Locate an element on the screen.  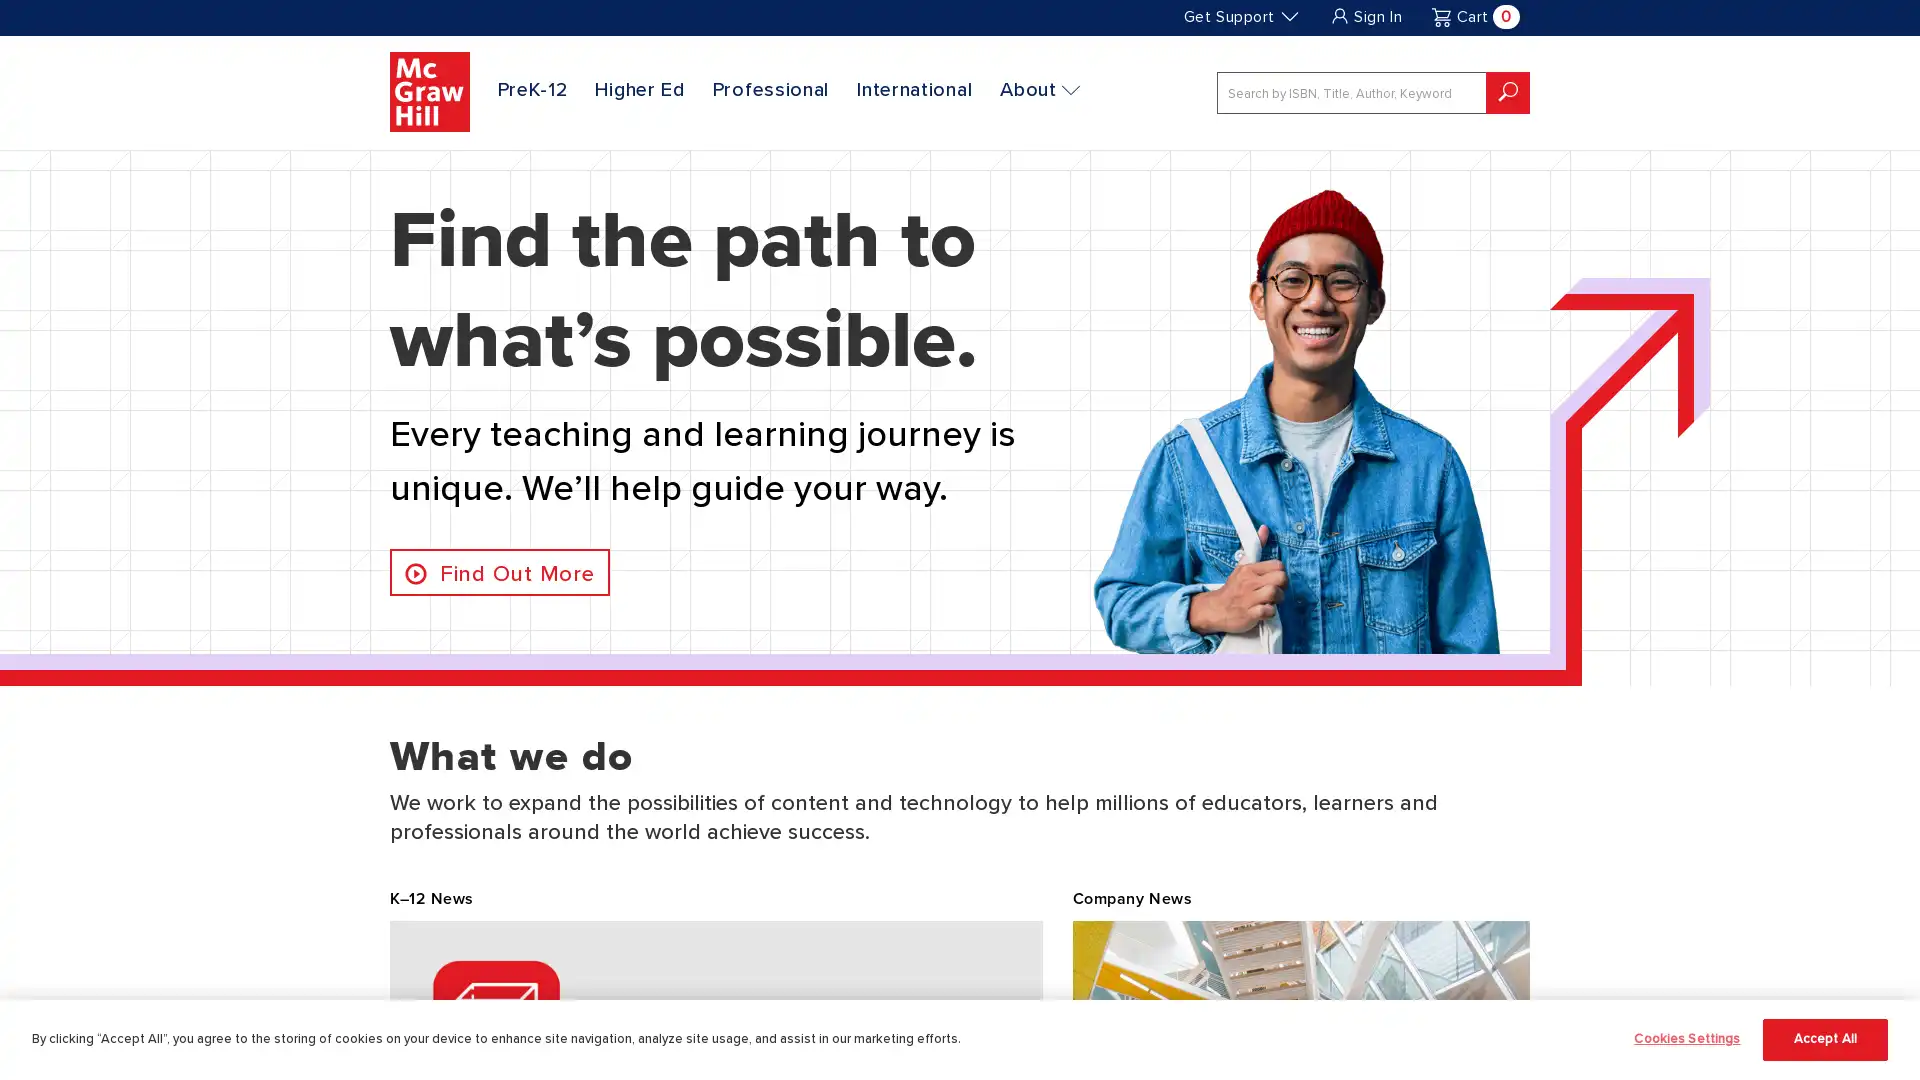
SKIP TO MAIN CONTENT is located at coordinates (595, 32).